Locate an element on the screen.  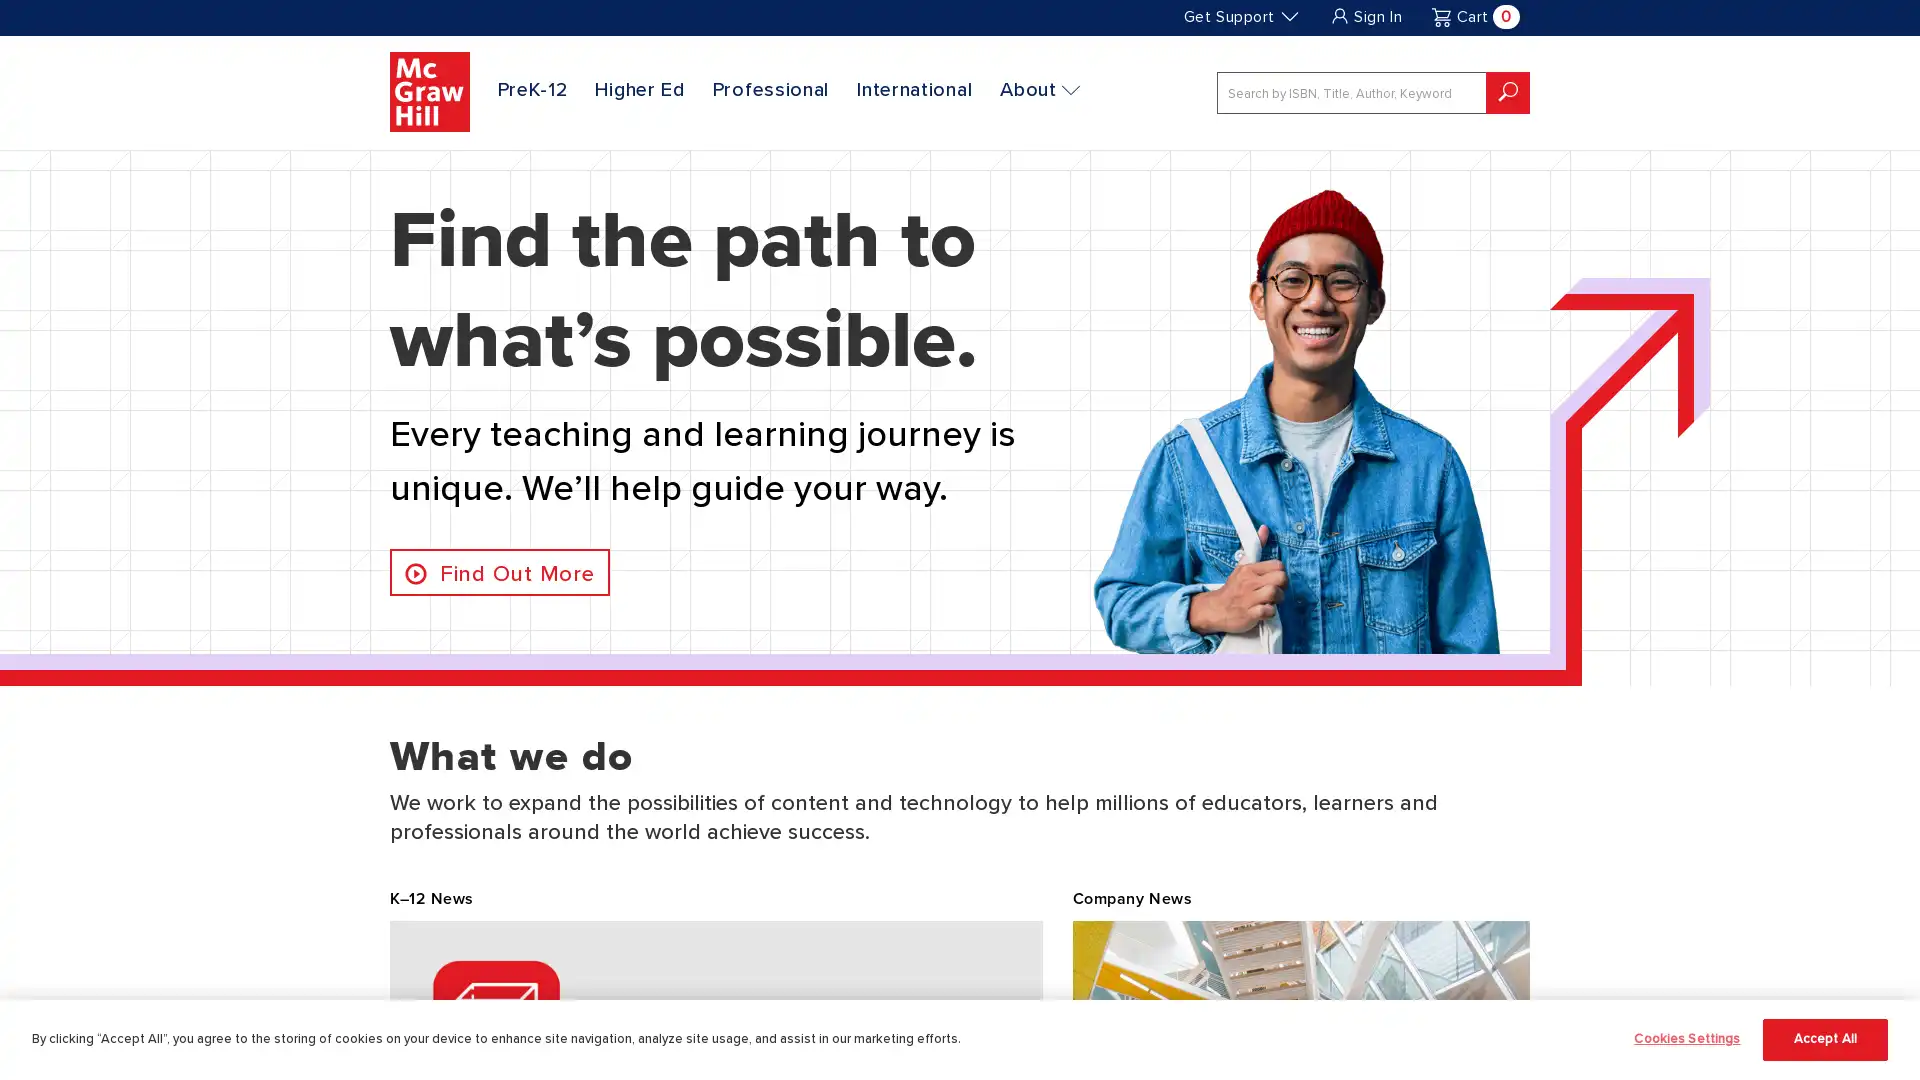
SKIP TO MAIN CONTENT is located at coordinates (595, 32).